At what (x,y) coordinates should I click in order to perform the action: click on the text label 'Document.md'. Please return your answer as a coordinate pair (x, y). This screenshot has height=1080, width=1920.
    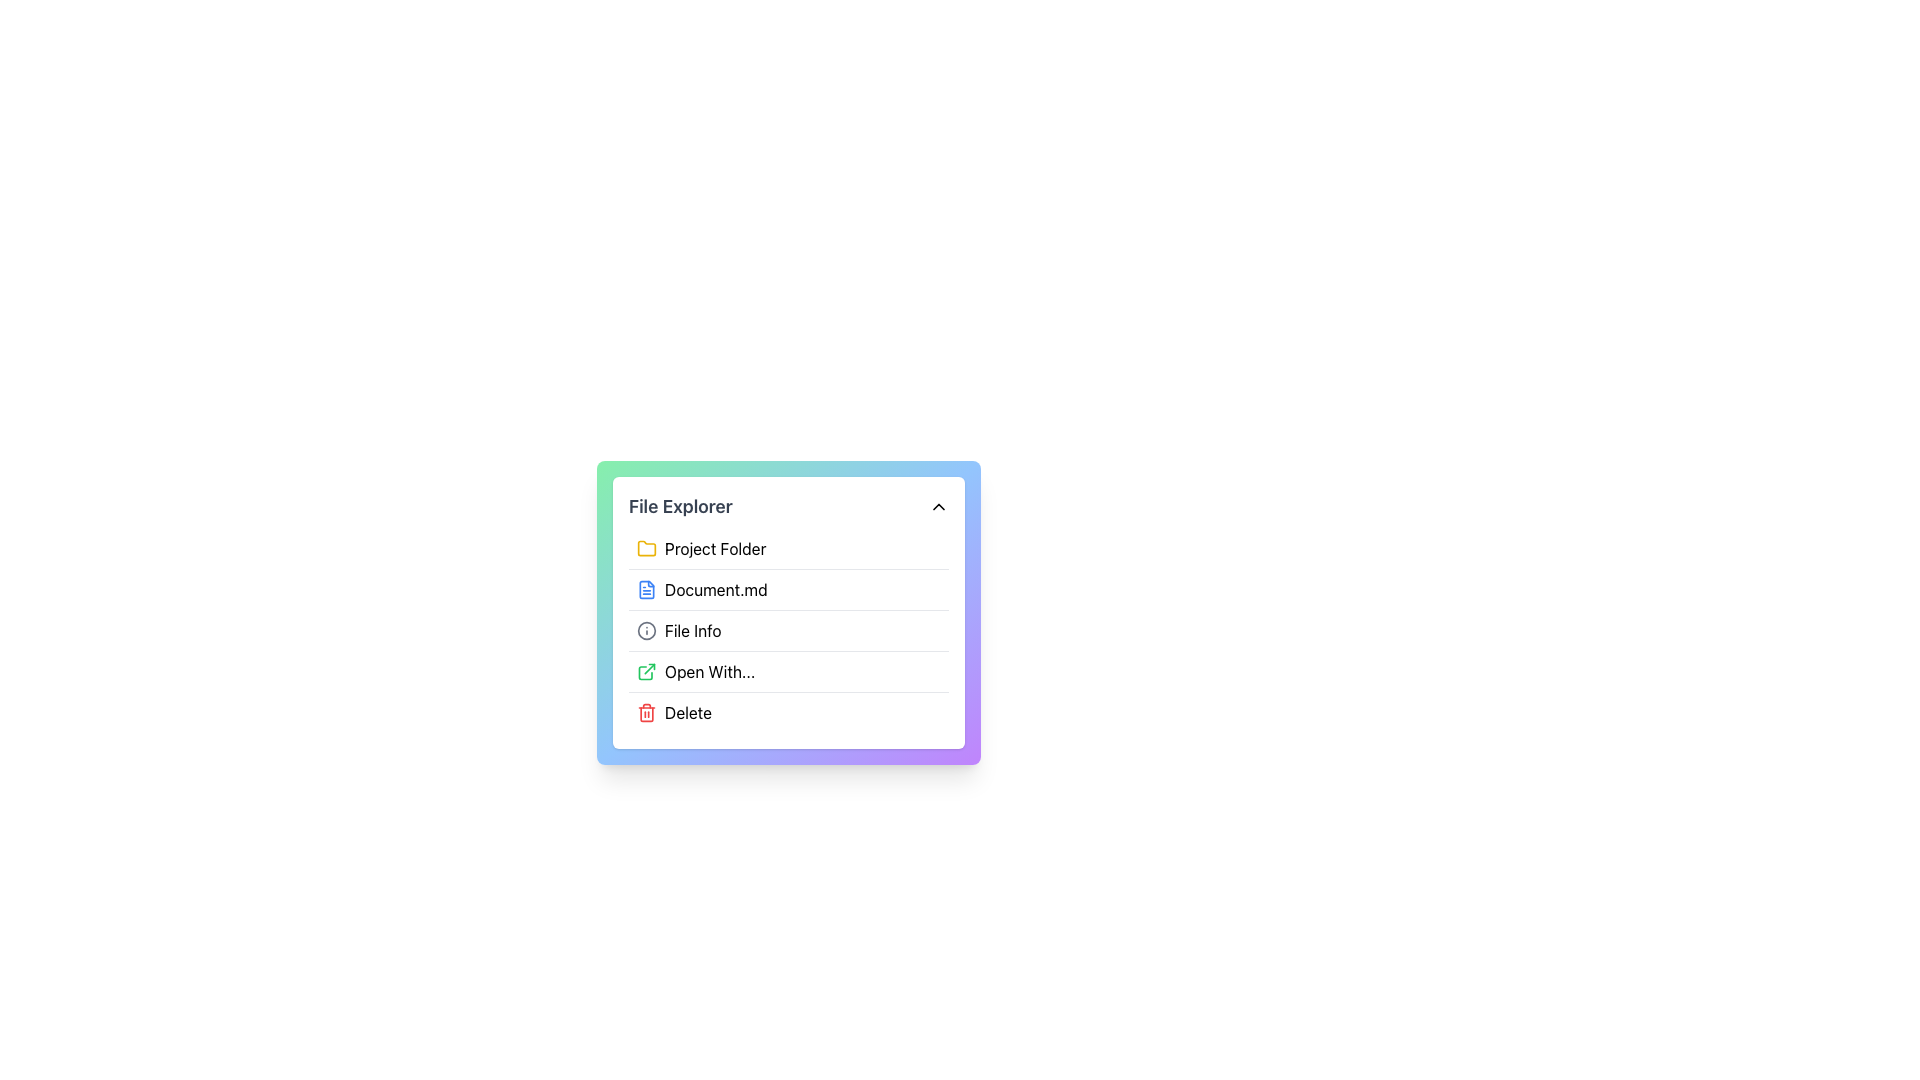
    Looking at the image, I should click on (715, 589).